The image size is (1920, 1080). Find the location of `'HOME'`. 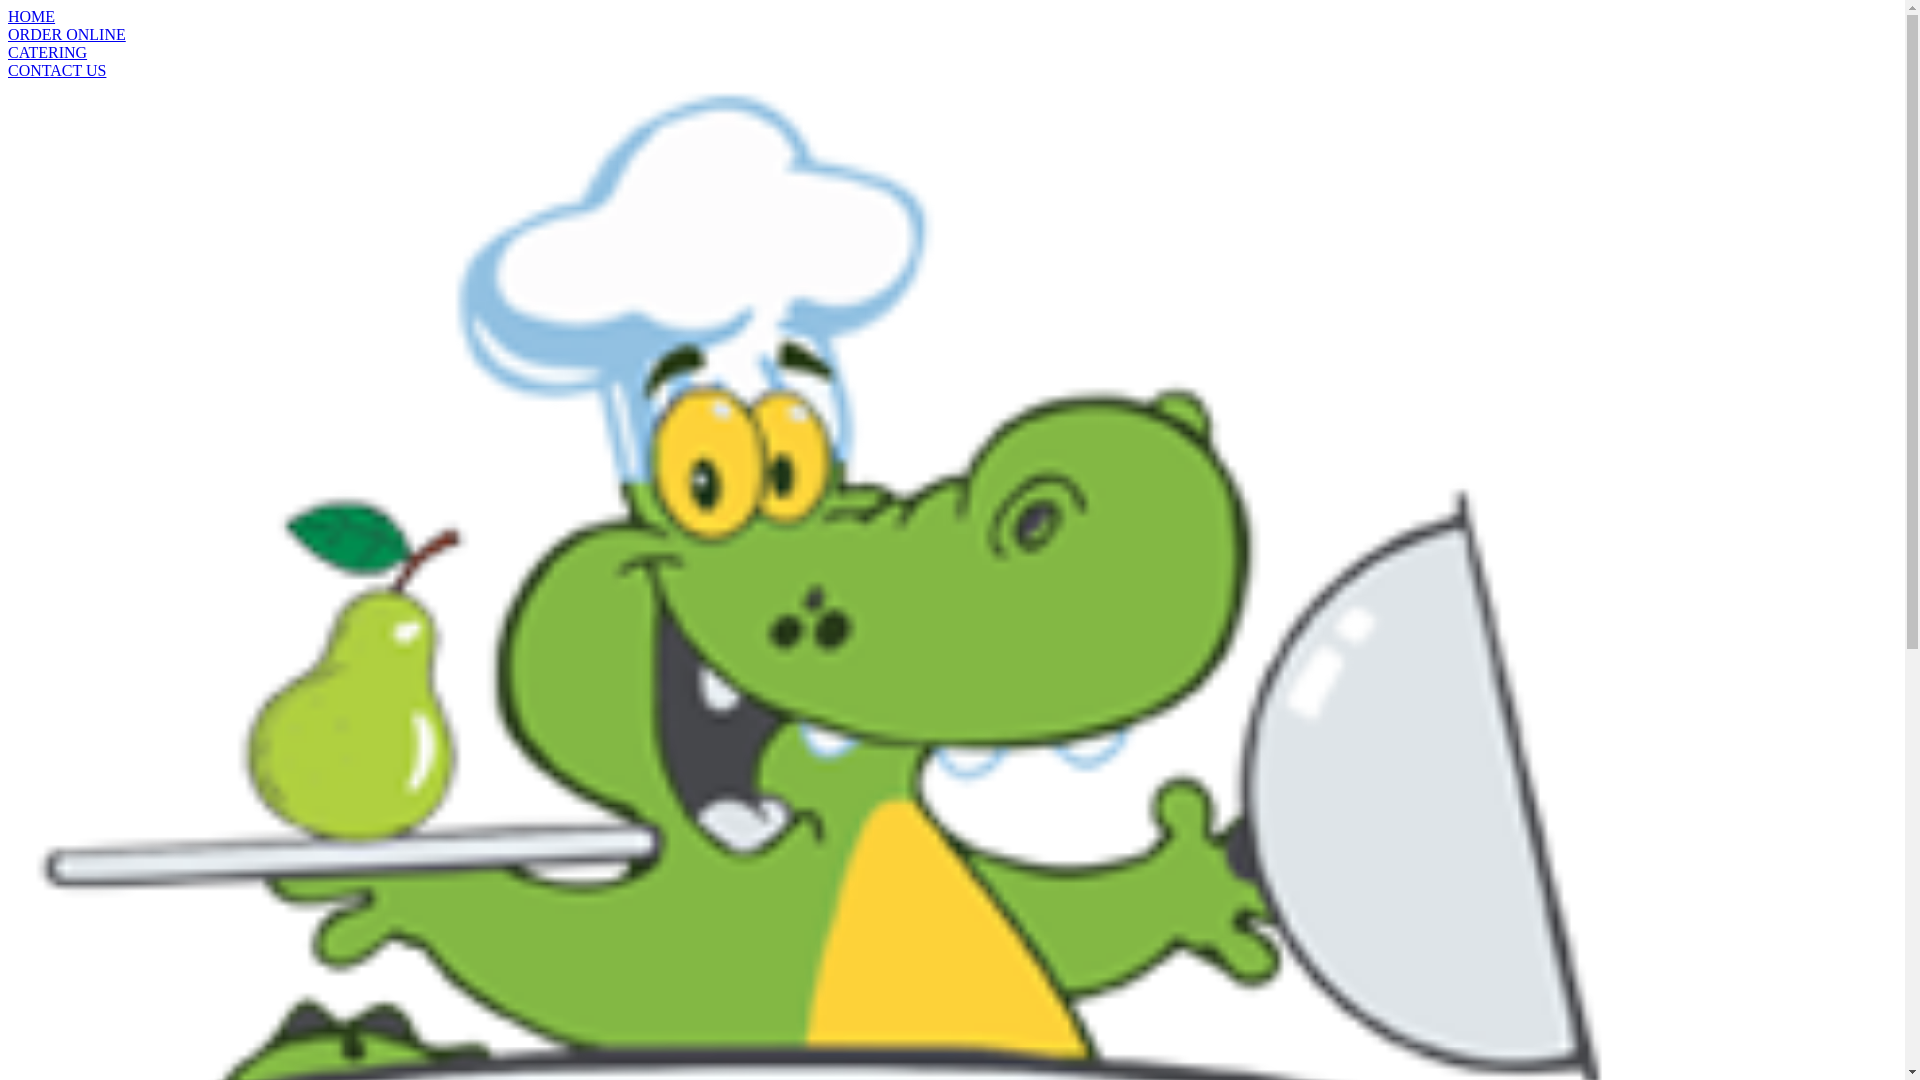

'HOME' is located at coordinates (8, 16).